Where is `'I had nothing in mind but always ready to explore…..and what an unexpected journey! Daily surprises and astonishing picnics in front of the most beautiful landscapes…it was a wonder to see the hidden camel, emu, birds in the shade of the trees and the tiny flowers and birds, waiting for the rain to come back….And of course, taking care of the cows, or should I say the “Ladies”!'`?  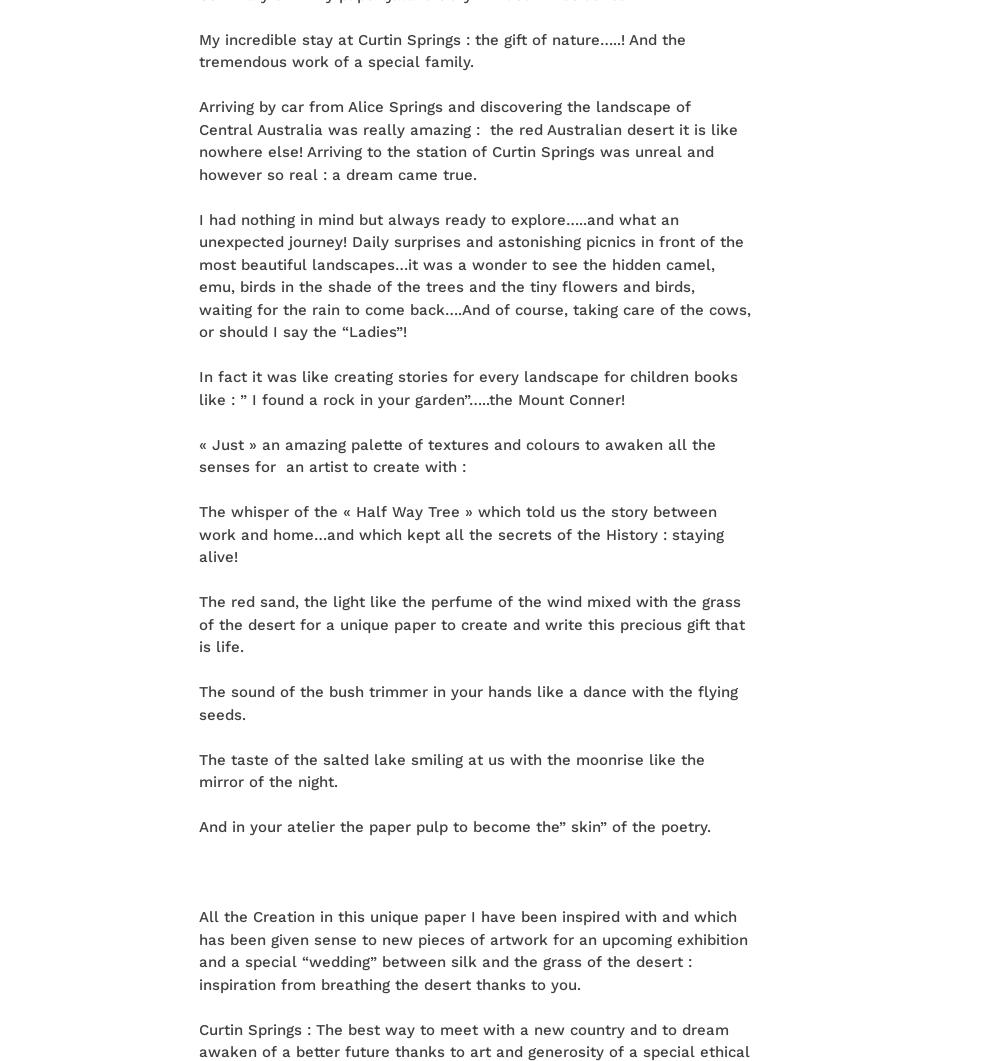 'I had nothing in mind but always ready to explore…..and what an unexpected journey! Daily surprises and astonishing picnics in front of the most beautiful landscapes…it was a wonder to see the hidden camel, emu, birds in the shade of the trees and the tiny flowers and birds, waiting for the rain to come back….And of course, taking care of the cows, or should I say the “Ladies”!' is located at coordinates (474, 274).